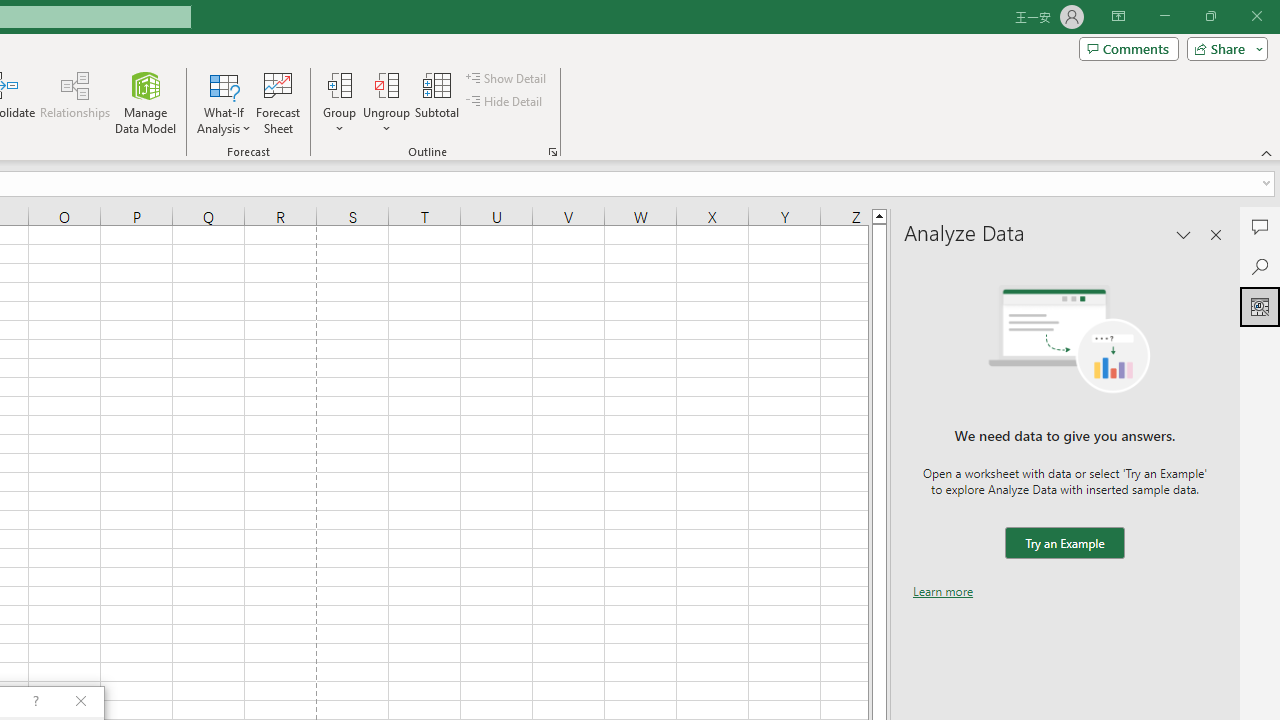  What do you see at coordinates (1259, 266) in the screenshot?
I see `'Search'` at bounding box center [1259, 266].